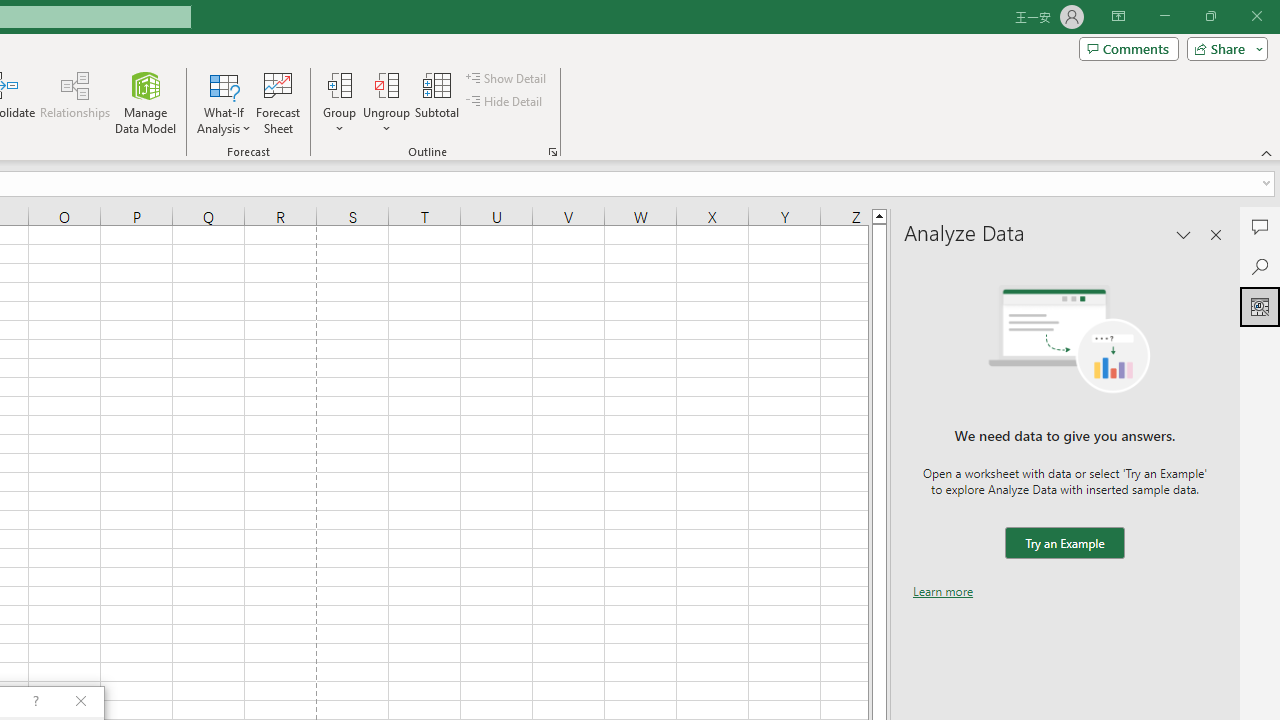  What do you see at coordinates (1259, 266) in the screenshot?
I see `'Search'` at bounding box center [1259, 266].